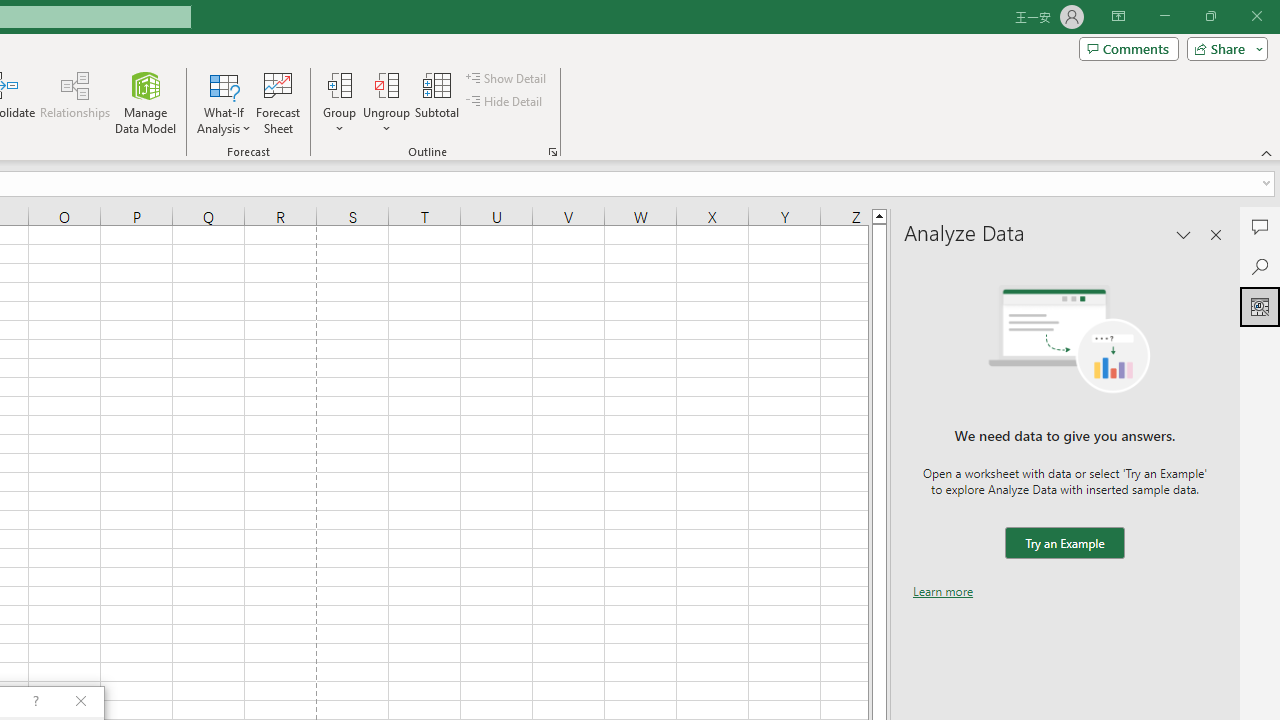  What do you see at coordinates (1259, 266) in the screenshot?
I see `'Search'` at bounding box center [1259, 266].